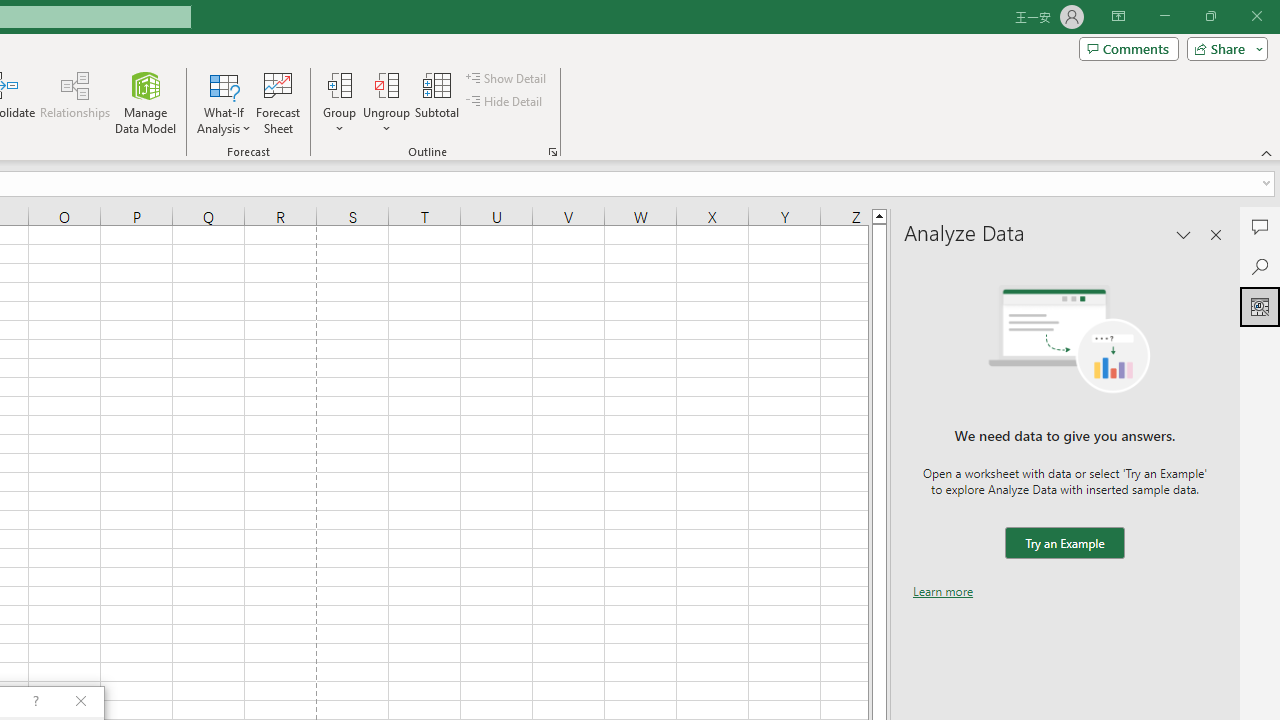  What do you see at coordinates (1259, 266) in the screenshot?
I see `'Search'` at bounding box center [1259, 266].